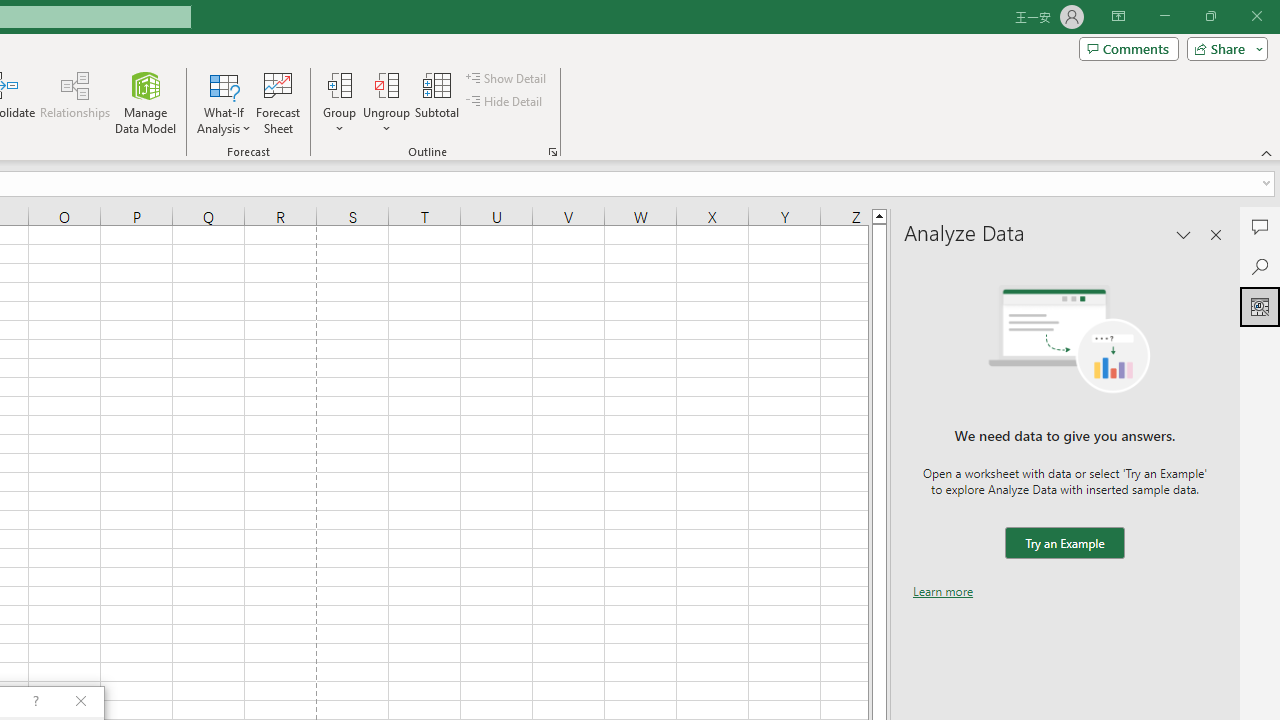  What do you see at coordinates (1259, 266) in the screenshot?
I see `'Search'` at bounding box center [1259, 266].